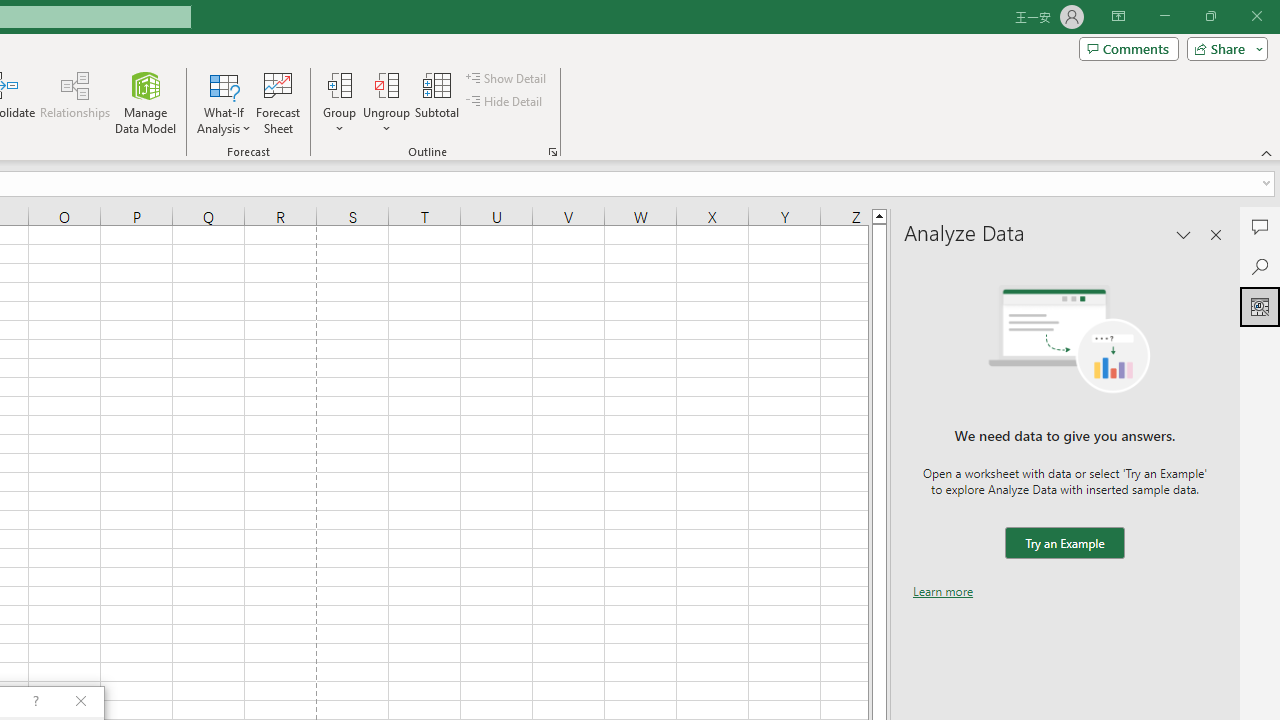  What do you see at coordinates (1259, 266) in the screenshot?
I see `'Search'` at bounding box center [1259, 266].